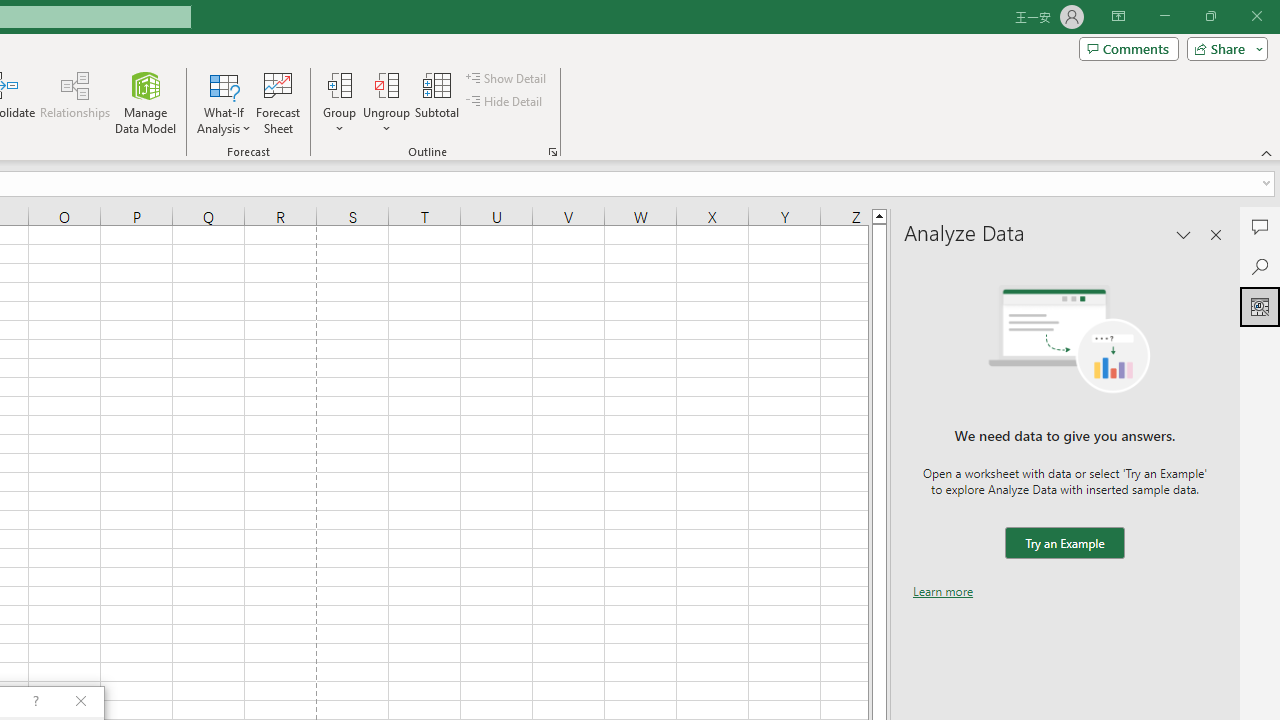  What do you see at coordinates (1259, 266) in the screenshot?
I see `'Search'` at bounding box center [1259, 266].